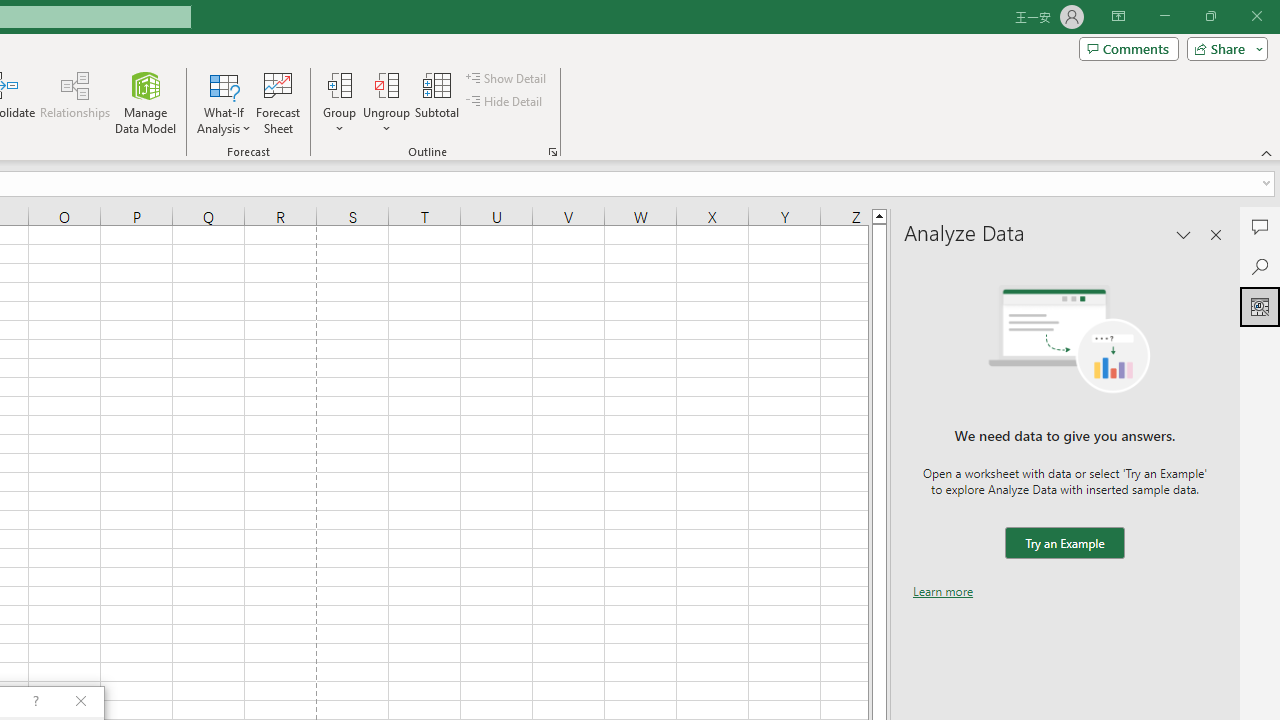  What do you see at coordinates (1259, 266) in the screenshot?
I see `'Search'` at bounding box center [1259, 266].